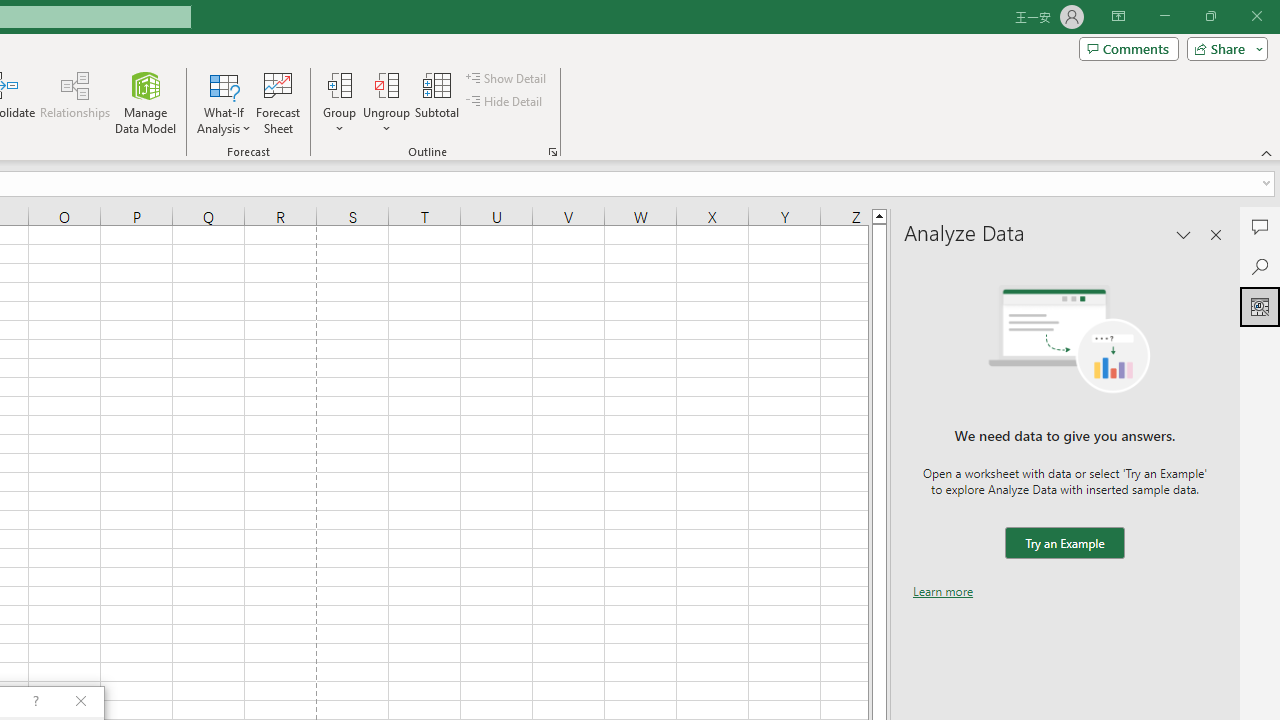  What do you see at coordinates (1259, 266) in the screenshot?
I see `'Search'` at bounding box center [1259, 266].